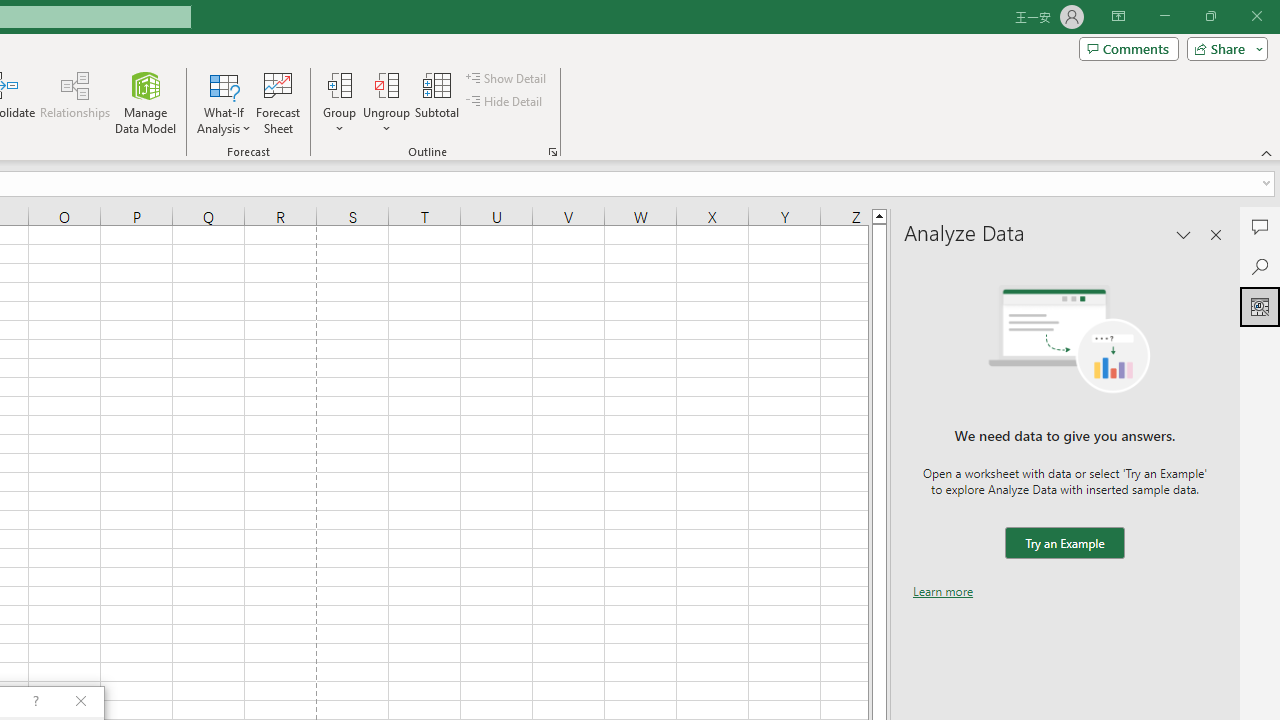  What do you see at coordinates (1259, 266) in the screenshot?
I see `'Search'` at bounding box center [1259, 266].